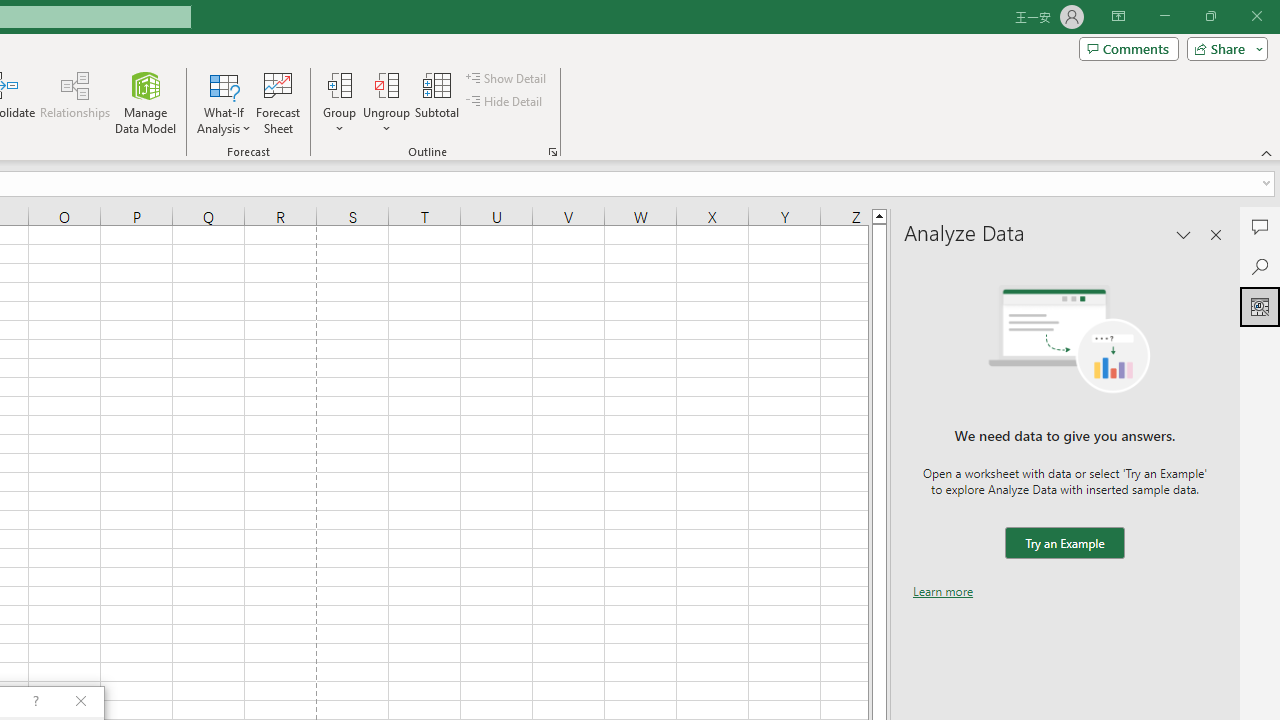  What do you see at coordinates (1259, 266) in the screenshot?
I see `'Search'` at bounding box center [1259, 266].